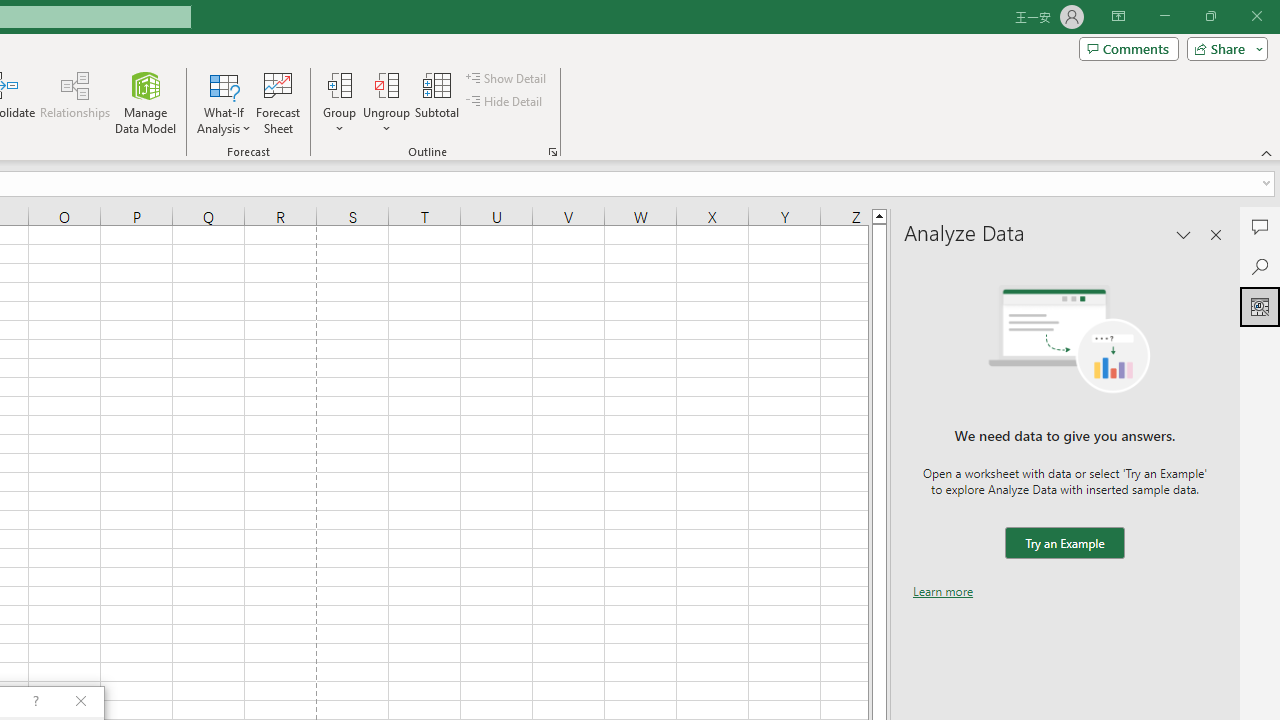  What do you see at coordinates (1259, 266) in the screenshot?
I see `'Search'` at bounding box center [1259, 266].